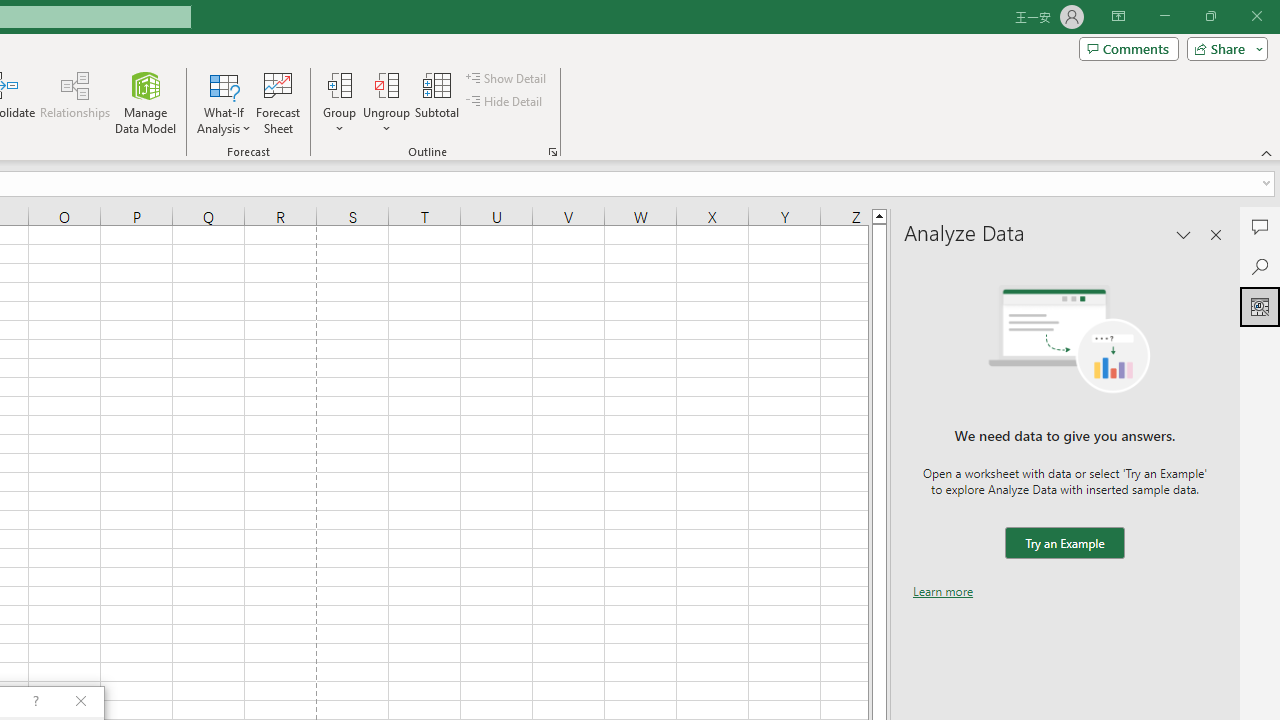  What do you see at coordinates (1259, 266) in the screenshot?
I see `'Search'` at bounding box center [1259, 266].